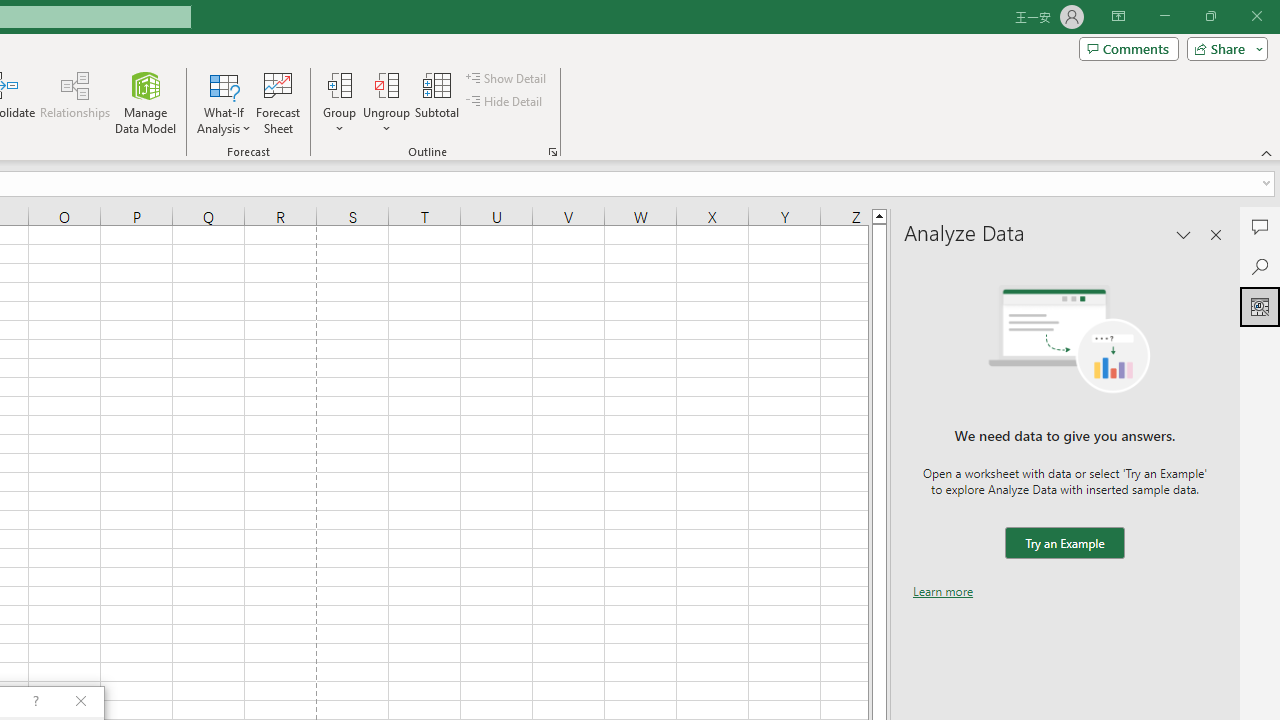  What do you see at coordinates (1259, 266) in the screenshot?
I see `'Search'` at bounding box center [1259, 266].